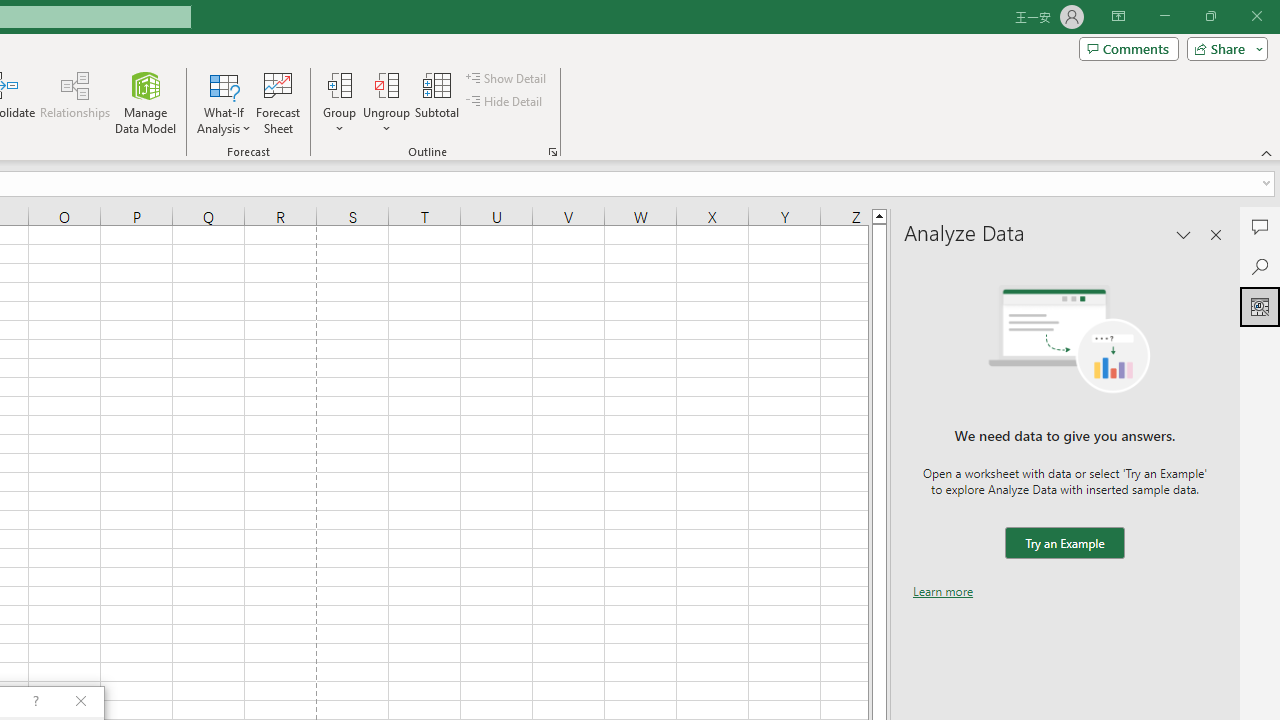  What do you see at coordinates (1259, 266) in the screenshot?
I see `'Search'` at bounding box center [1259, 266].